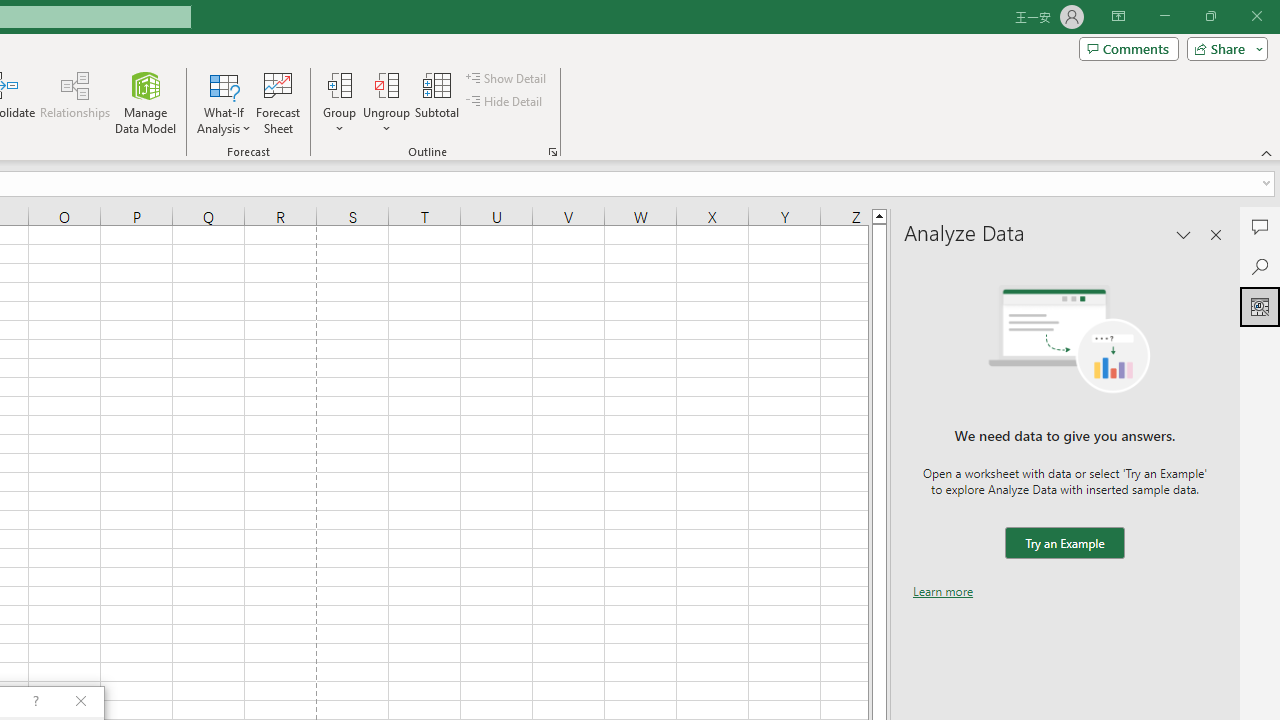  What do you see at coordinates (1259, 266) in the screenshot?
I see `'Search'` at bounding box center [1259, 266].